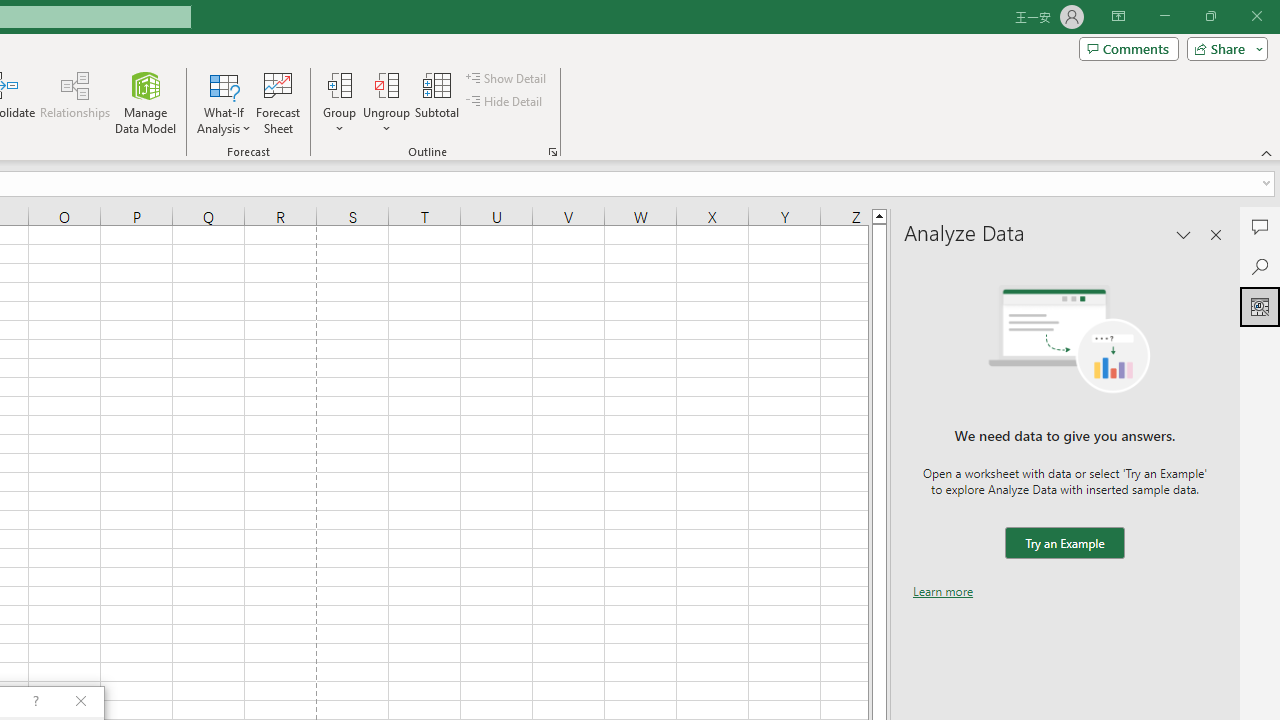  What do you see at coordinates (1259, 266) in the screenshot?
I see `'Search'` at bounding box center [1259, 266].